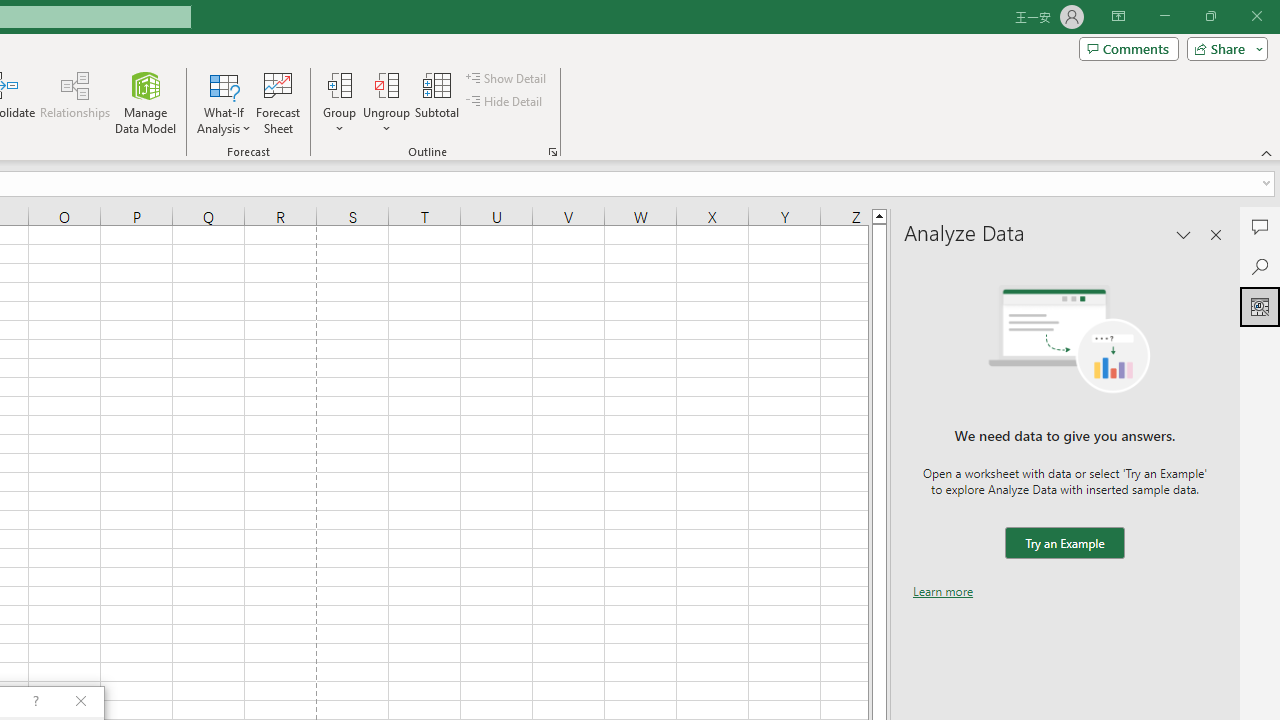  What do you see at coordinates (1259, 266) in the screenshot?
I see `'Search'` at bounding box center [1259, 266].